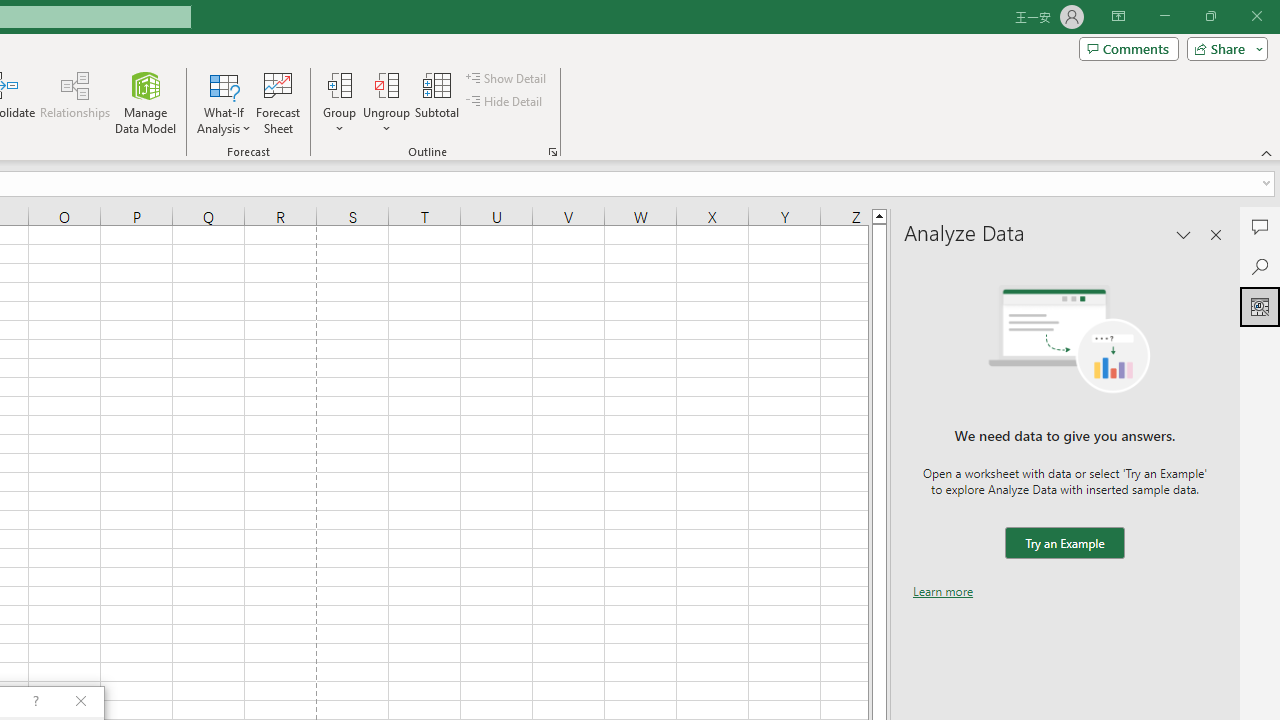  What do you see at coordinates (1259, 266) in the screenshot?
I see `'Search'` at bounding box center [1259, 266].